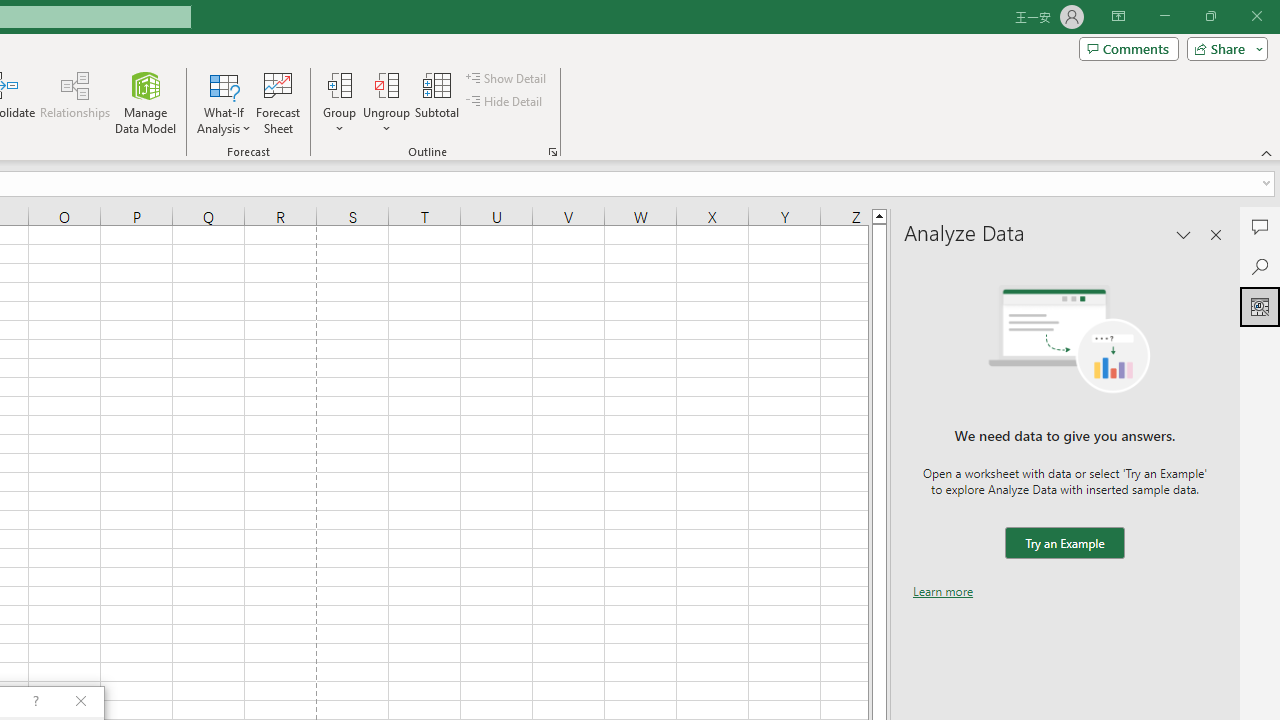  What do you see at coordinates (1259, 266) in the screenshot?
I see `'Search'` at bounding box center [1259, 266].